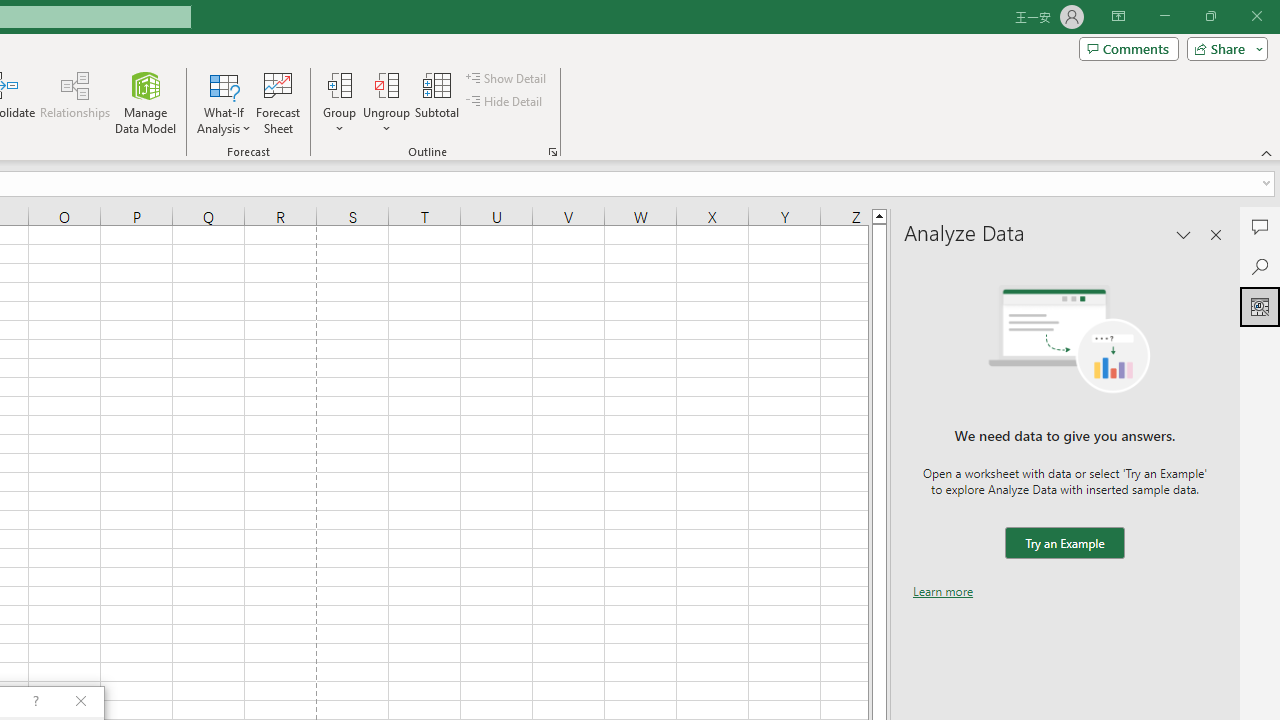  What do you see at coordinates (1259, 266) in the screenshot?
I see `'Search'` at bounding box center [1259, 266].